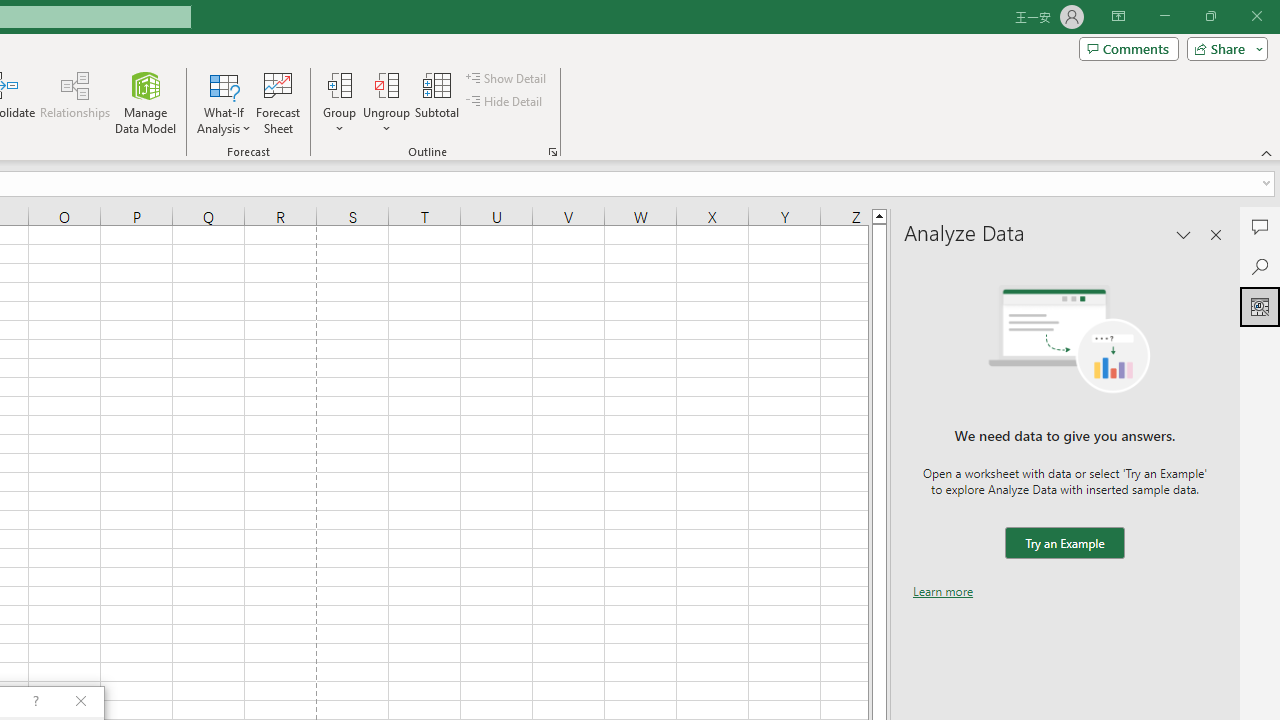  What do you see at coordinates (1259, 266) in the screenshot?
I see `'Search'` at bounding box center [1259, 266].